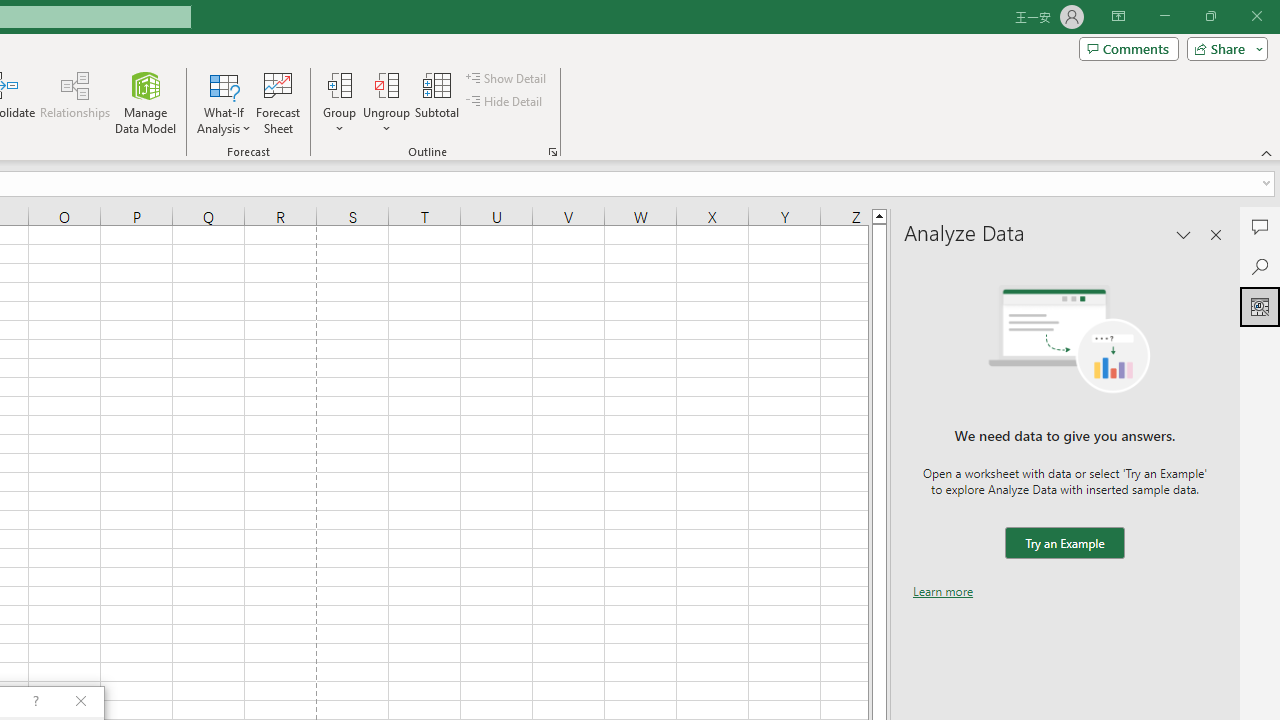  What do you see at coordinates (1259, 266) in the screenshot?
I see `'Search'` at bounding box center [1259, 266].